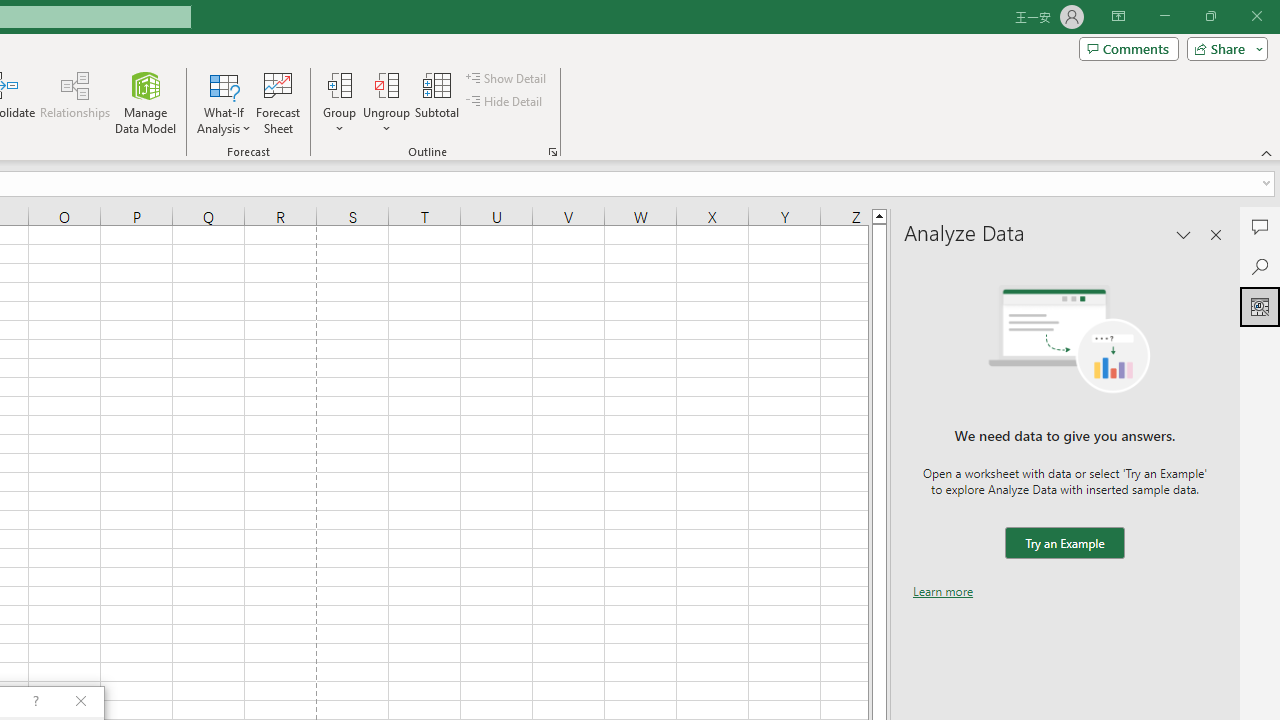  What do you see at coordinates (1259, 266) in the screenshot?
I see `'Search'` at bounding box center [1259, 266].